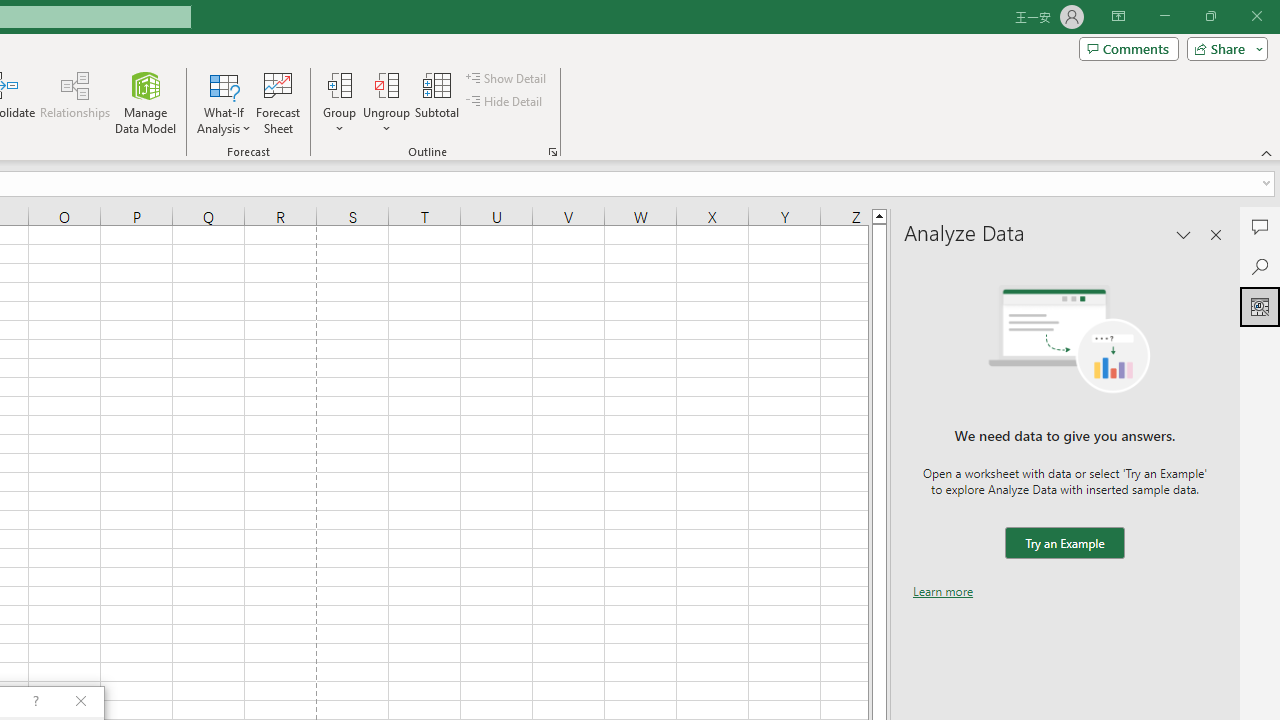  What do you see at coordinates (1259, 266) in the screenshot?
I see `'Search'` at bounding box center [1259, 266].